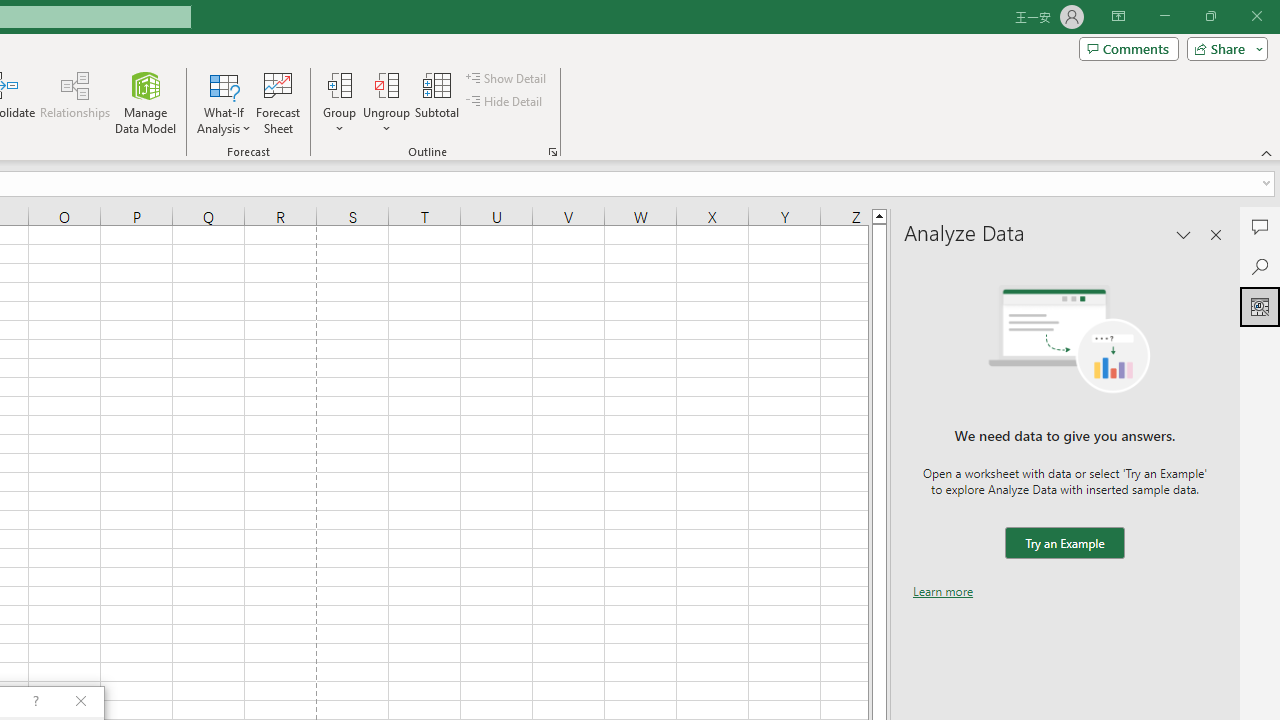  What do you see at coordinates (1259, 266) in the screenshot?
I see `'Search'` at bounding box center [1259, 266].